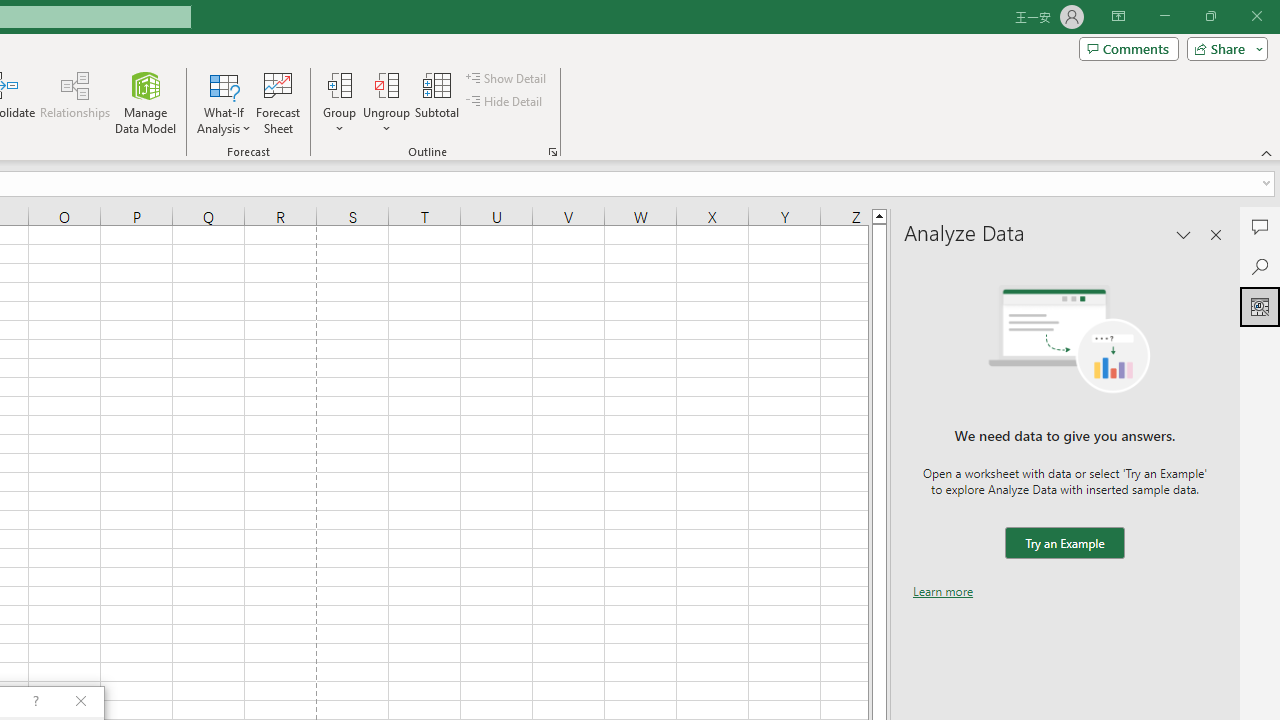  What do you see at coordinates (1259, 266) in the screenshot?
I see `'Search'` at bounding box center [1259, 266].